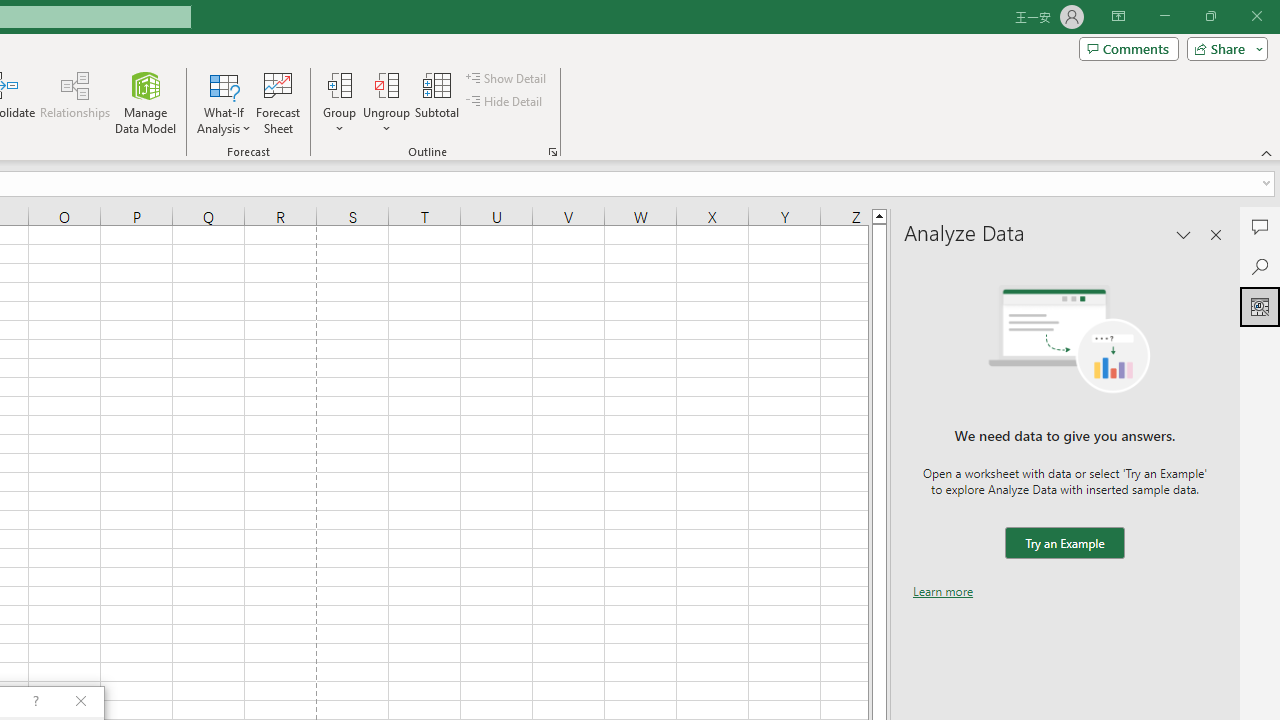  What do you see at coordinates (1259, 266) in the screenshot?
I see `'Search'` at bounding box center [1259, 266].